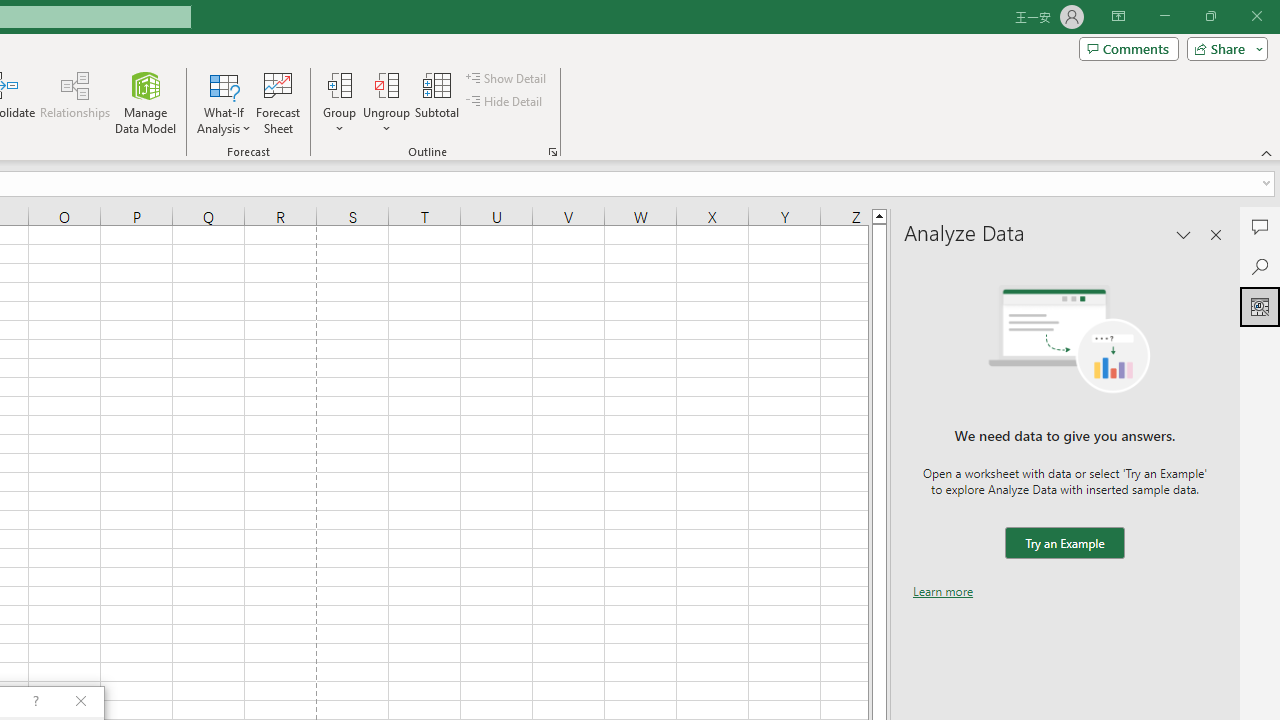  What do you see at coordinates (1259, 266) in the screenshot?
I see `'Search'` at bounding box center [1259, 266].